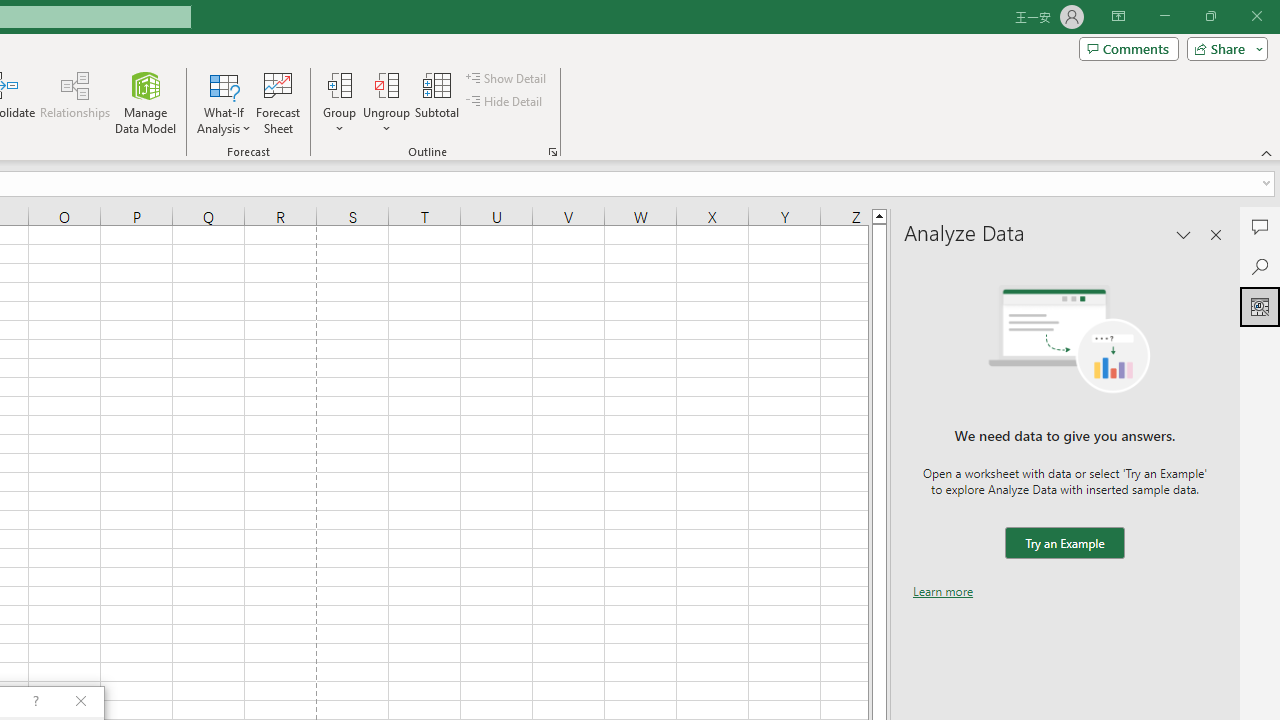  What do you see at coordinates (1259, 266) in the screenshot?
I see `'Search'` at bounding box center [1259, 266].